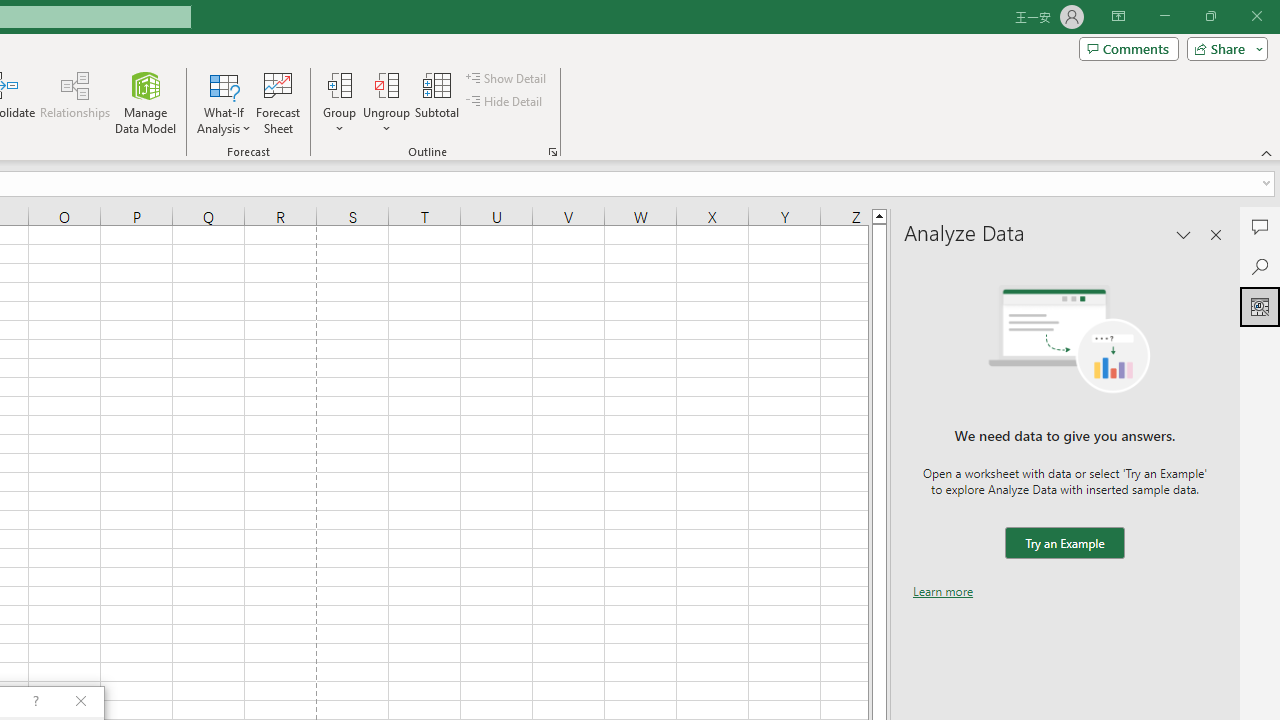  What do you see at coordinates (1259, 266) in the screenshot?
I see `'Search'` at bounding box center [1259, 266].